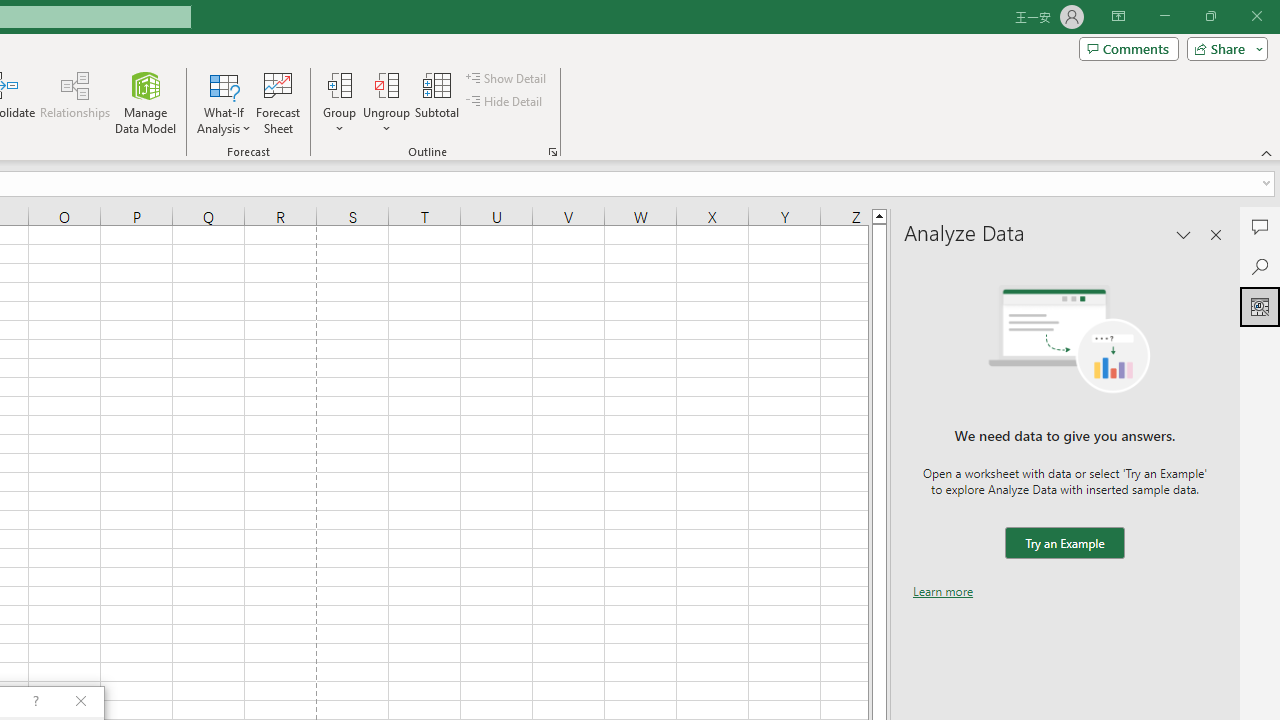  What do you see at coordinates (1259, 266) in the screenshot?
I see `'Search'` at bounding box center [1259, 266].